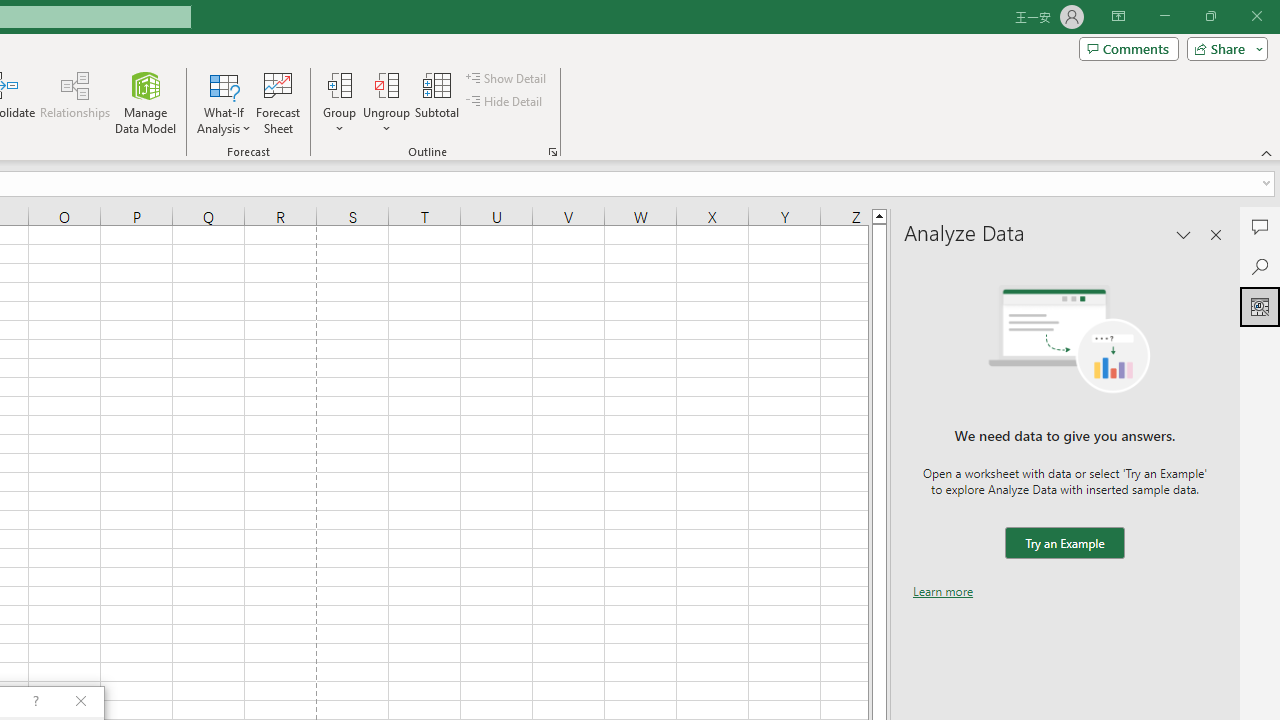  What do you see at coordinates (1259, 266) in the screenshot?
I see `'Search'` at bounding box center [1259, 266].